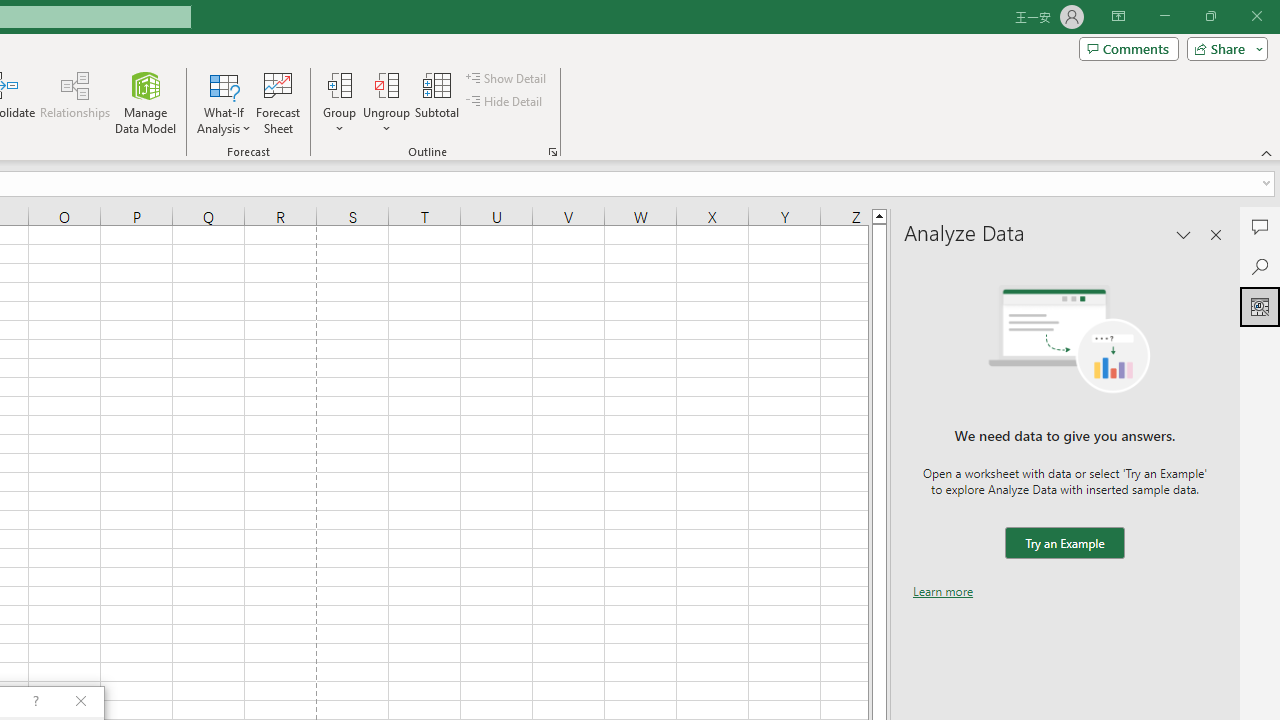  What do you see at coordinates (1259, 266) in the screenshot?
I see `'Search'` at bounding box center [1259, 266].